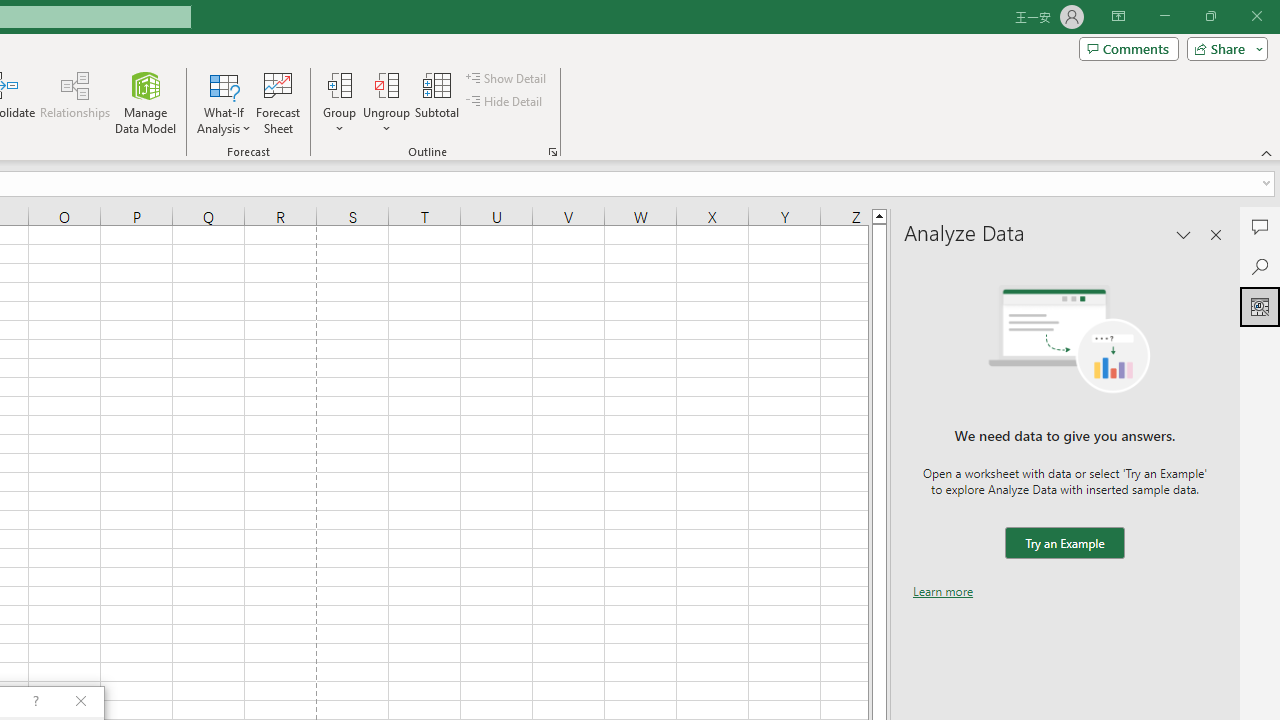  What do you see at coordinates (1259, 266) in the screenshot?
I see `'Search'` at bounding box center [1259, 266].